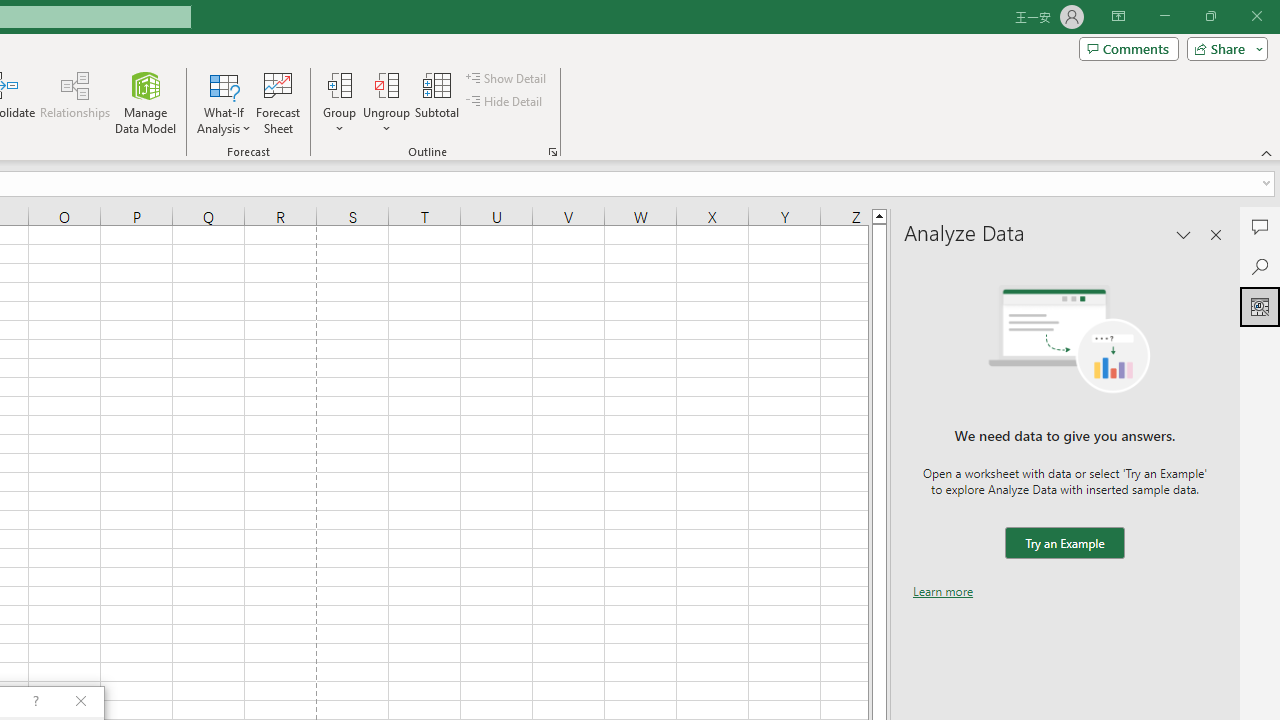  What do you see at coordinates (1259, 266) in the screenshot?
I see `'Search'` at bounding box center [1259, 266].